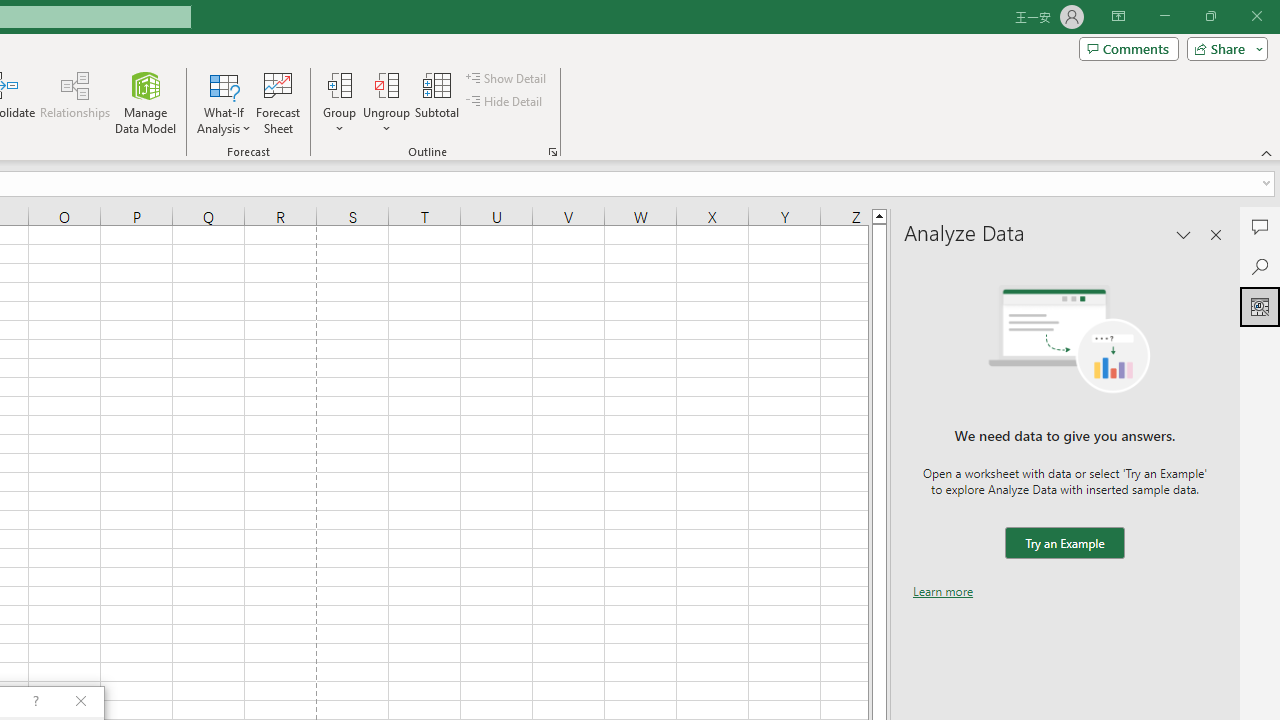  What do you see at coordinates (1259, 266) in the screenshot?
I see `'Search'` at bounding box center [1259, 266].